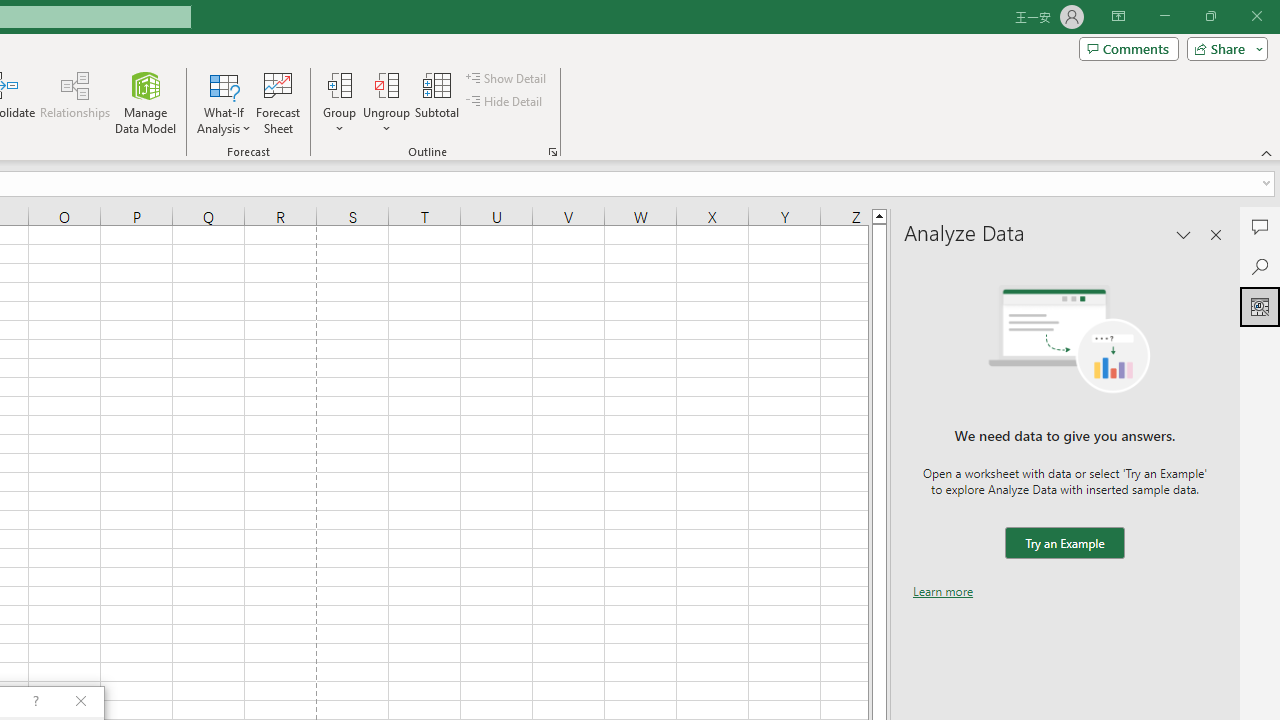  What do you see at coordinates (1259, 266) in the screenshot?
I see `'Search'` at bounding box center [1259, 266].